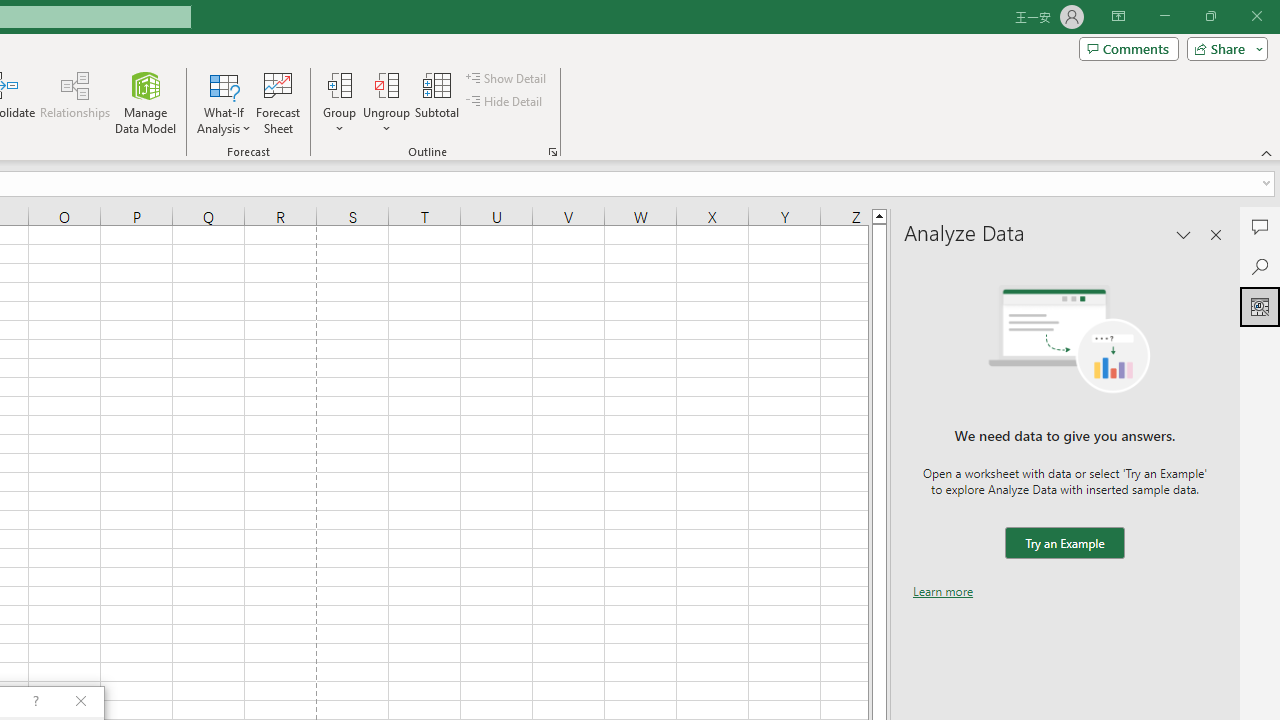  What do you see at coordinates (1259, 266) in the screenshot?
I see `'Search'` at bounding box center [1259, 266].